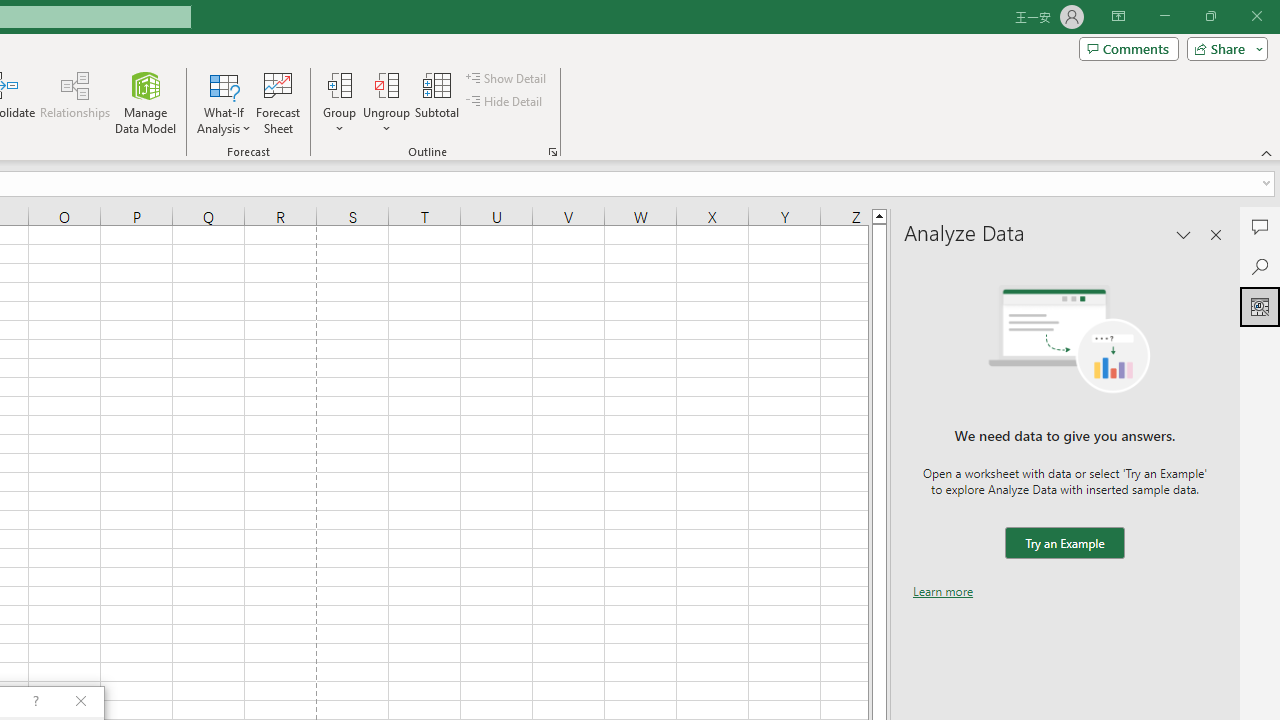  What do you see at coordinates (1259, 266) in the screenshot?
I see `'Search'` at bounding box center [1259, 266].